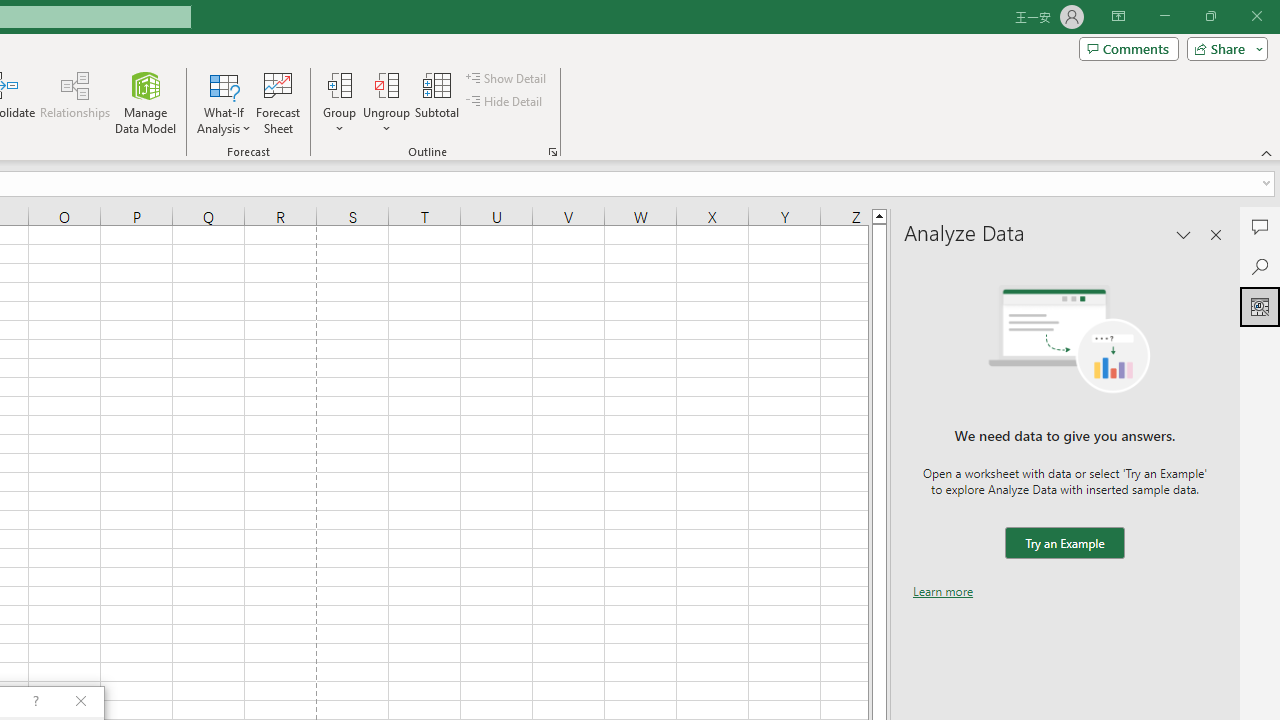  What do you see at coordinates (1259, 266) in the screenshot?
I see `'Search'` at bounding box center [1259, 266].